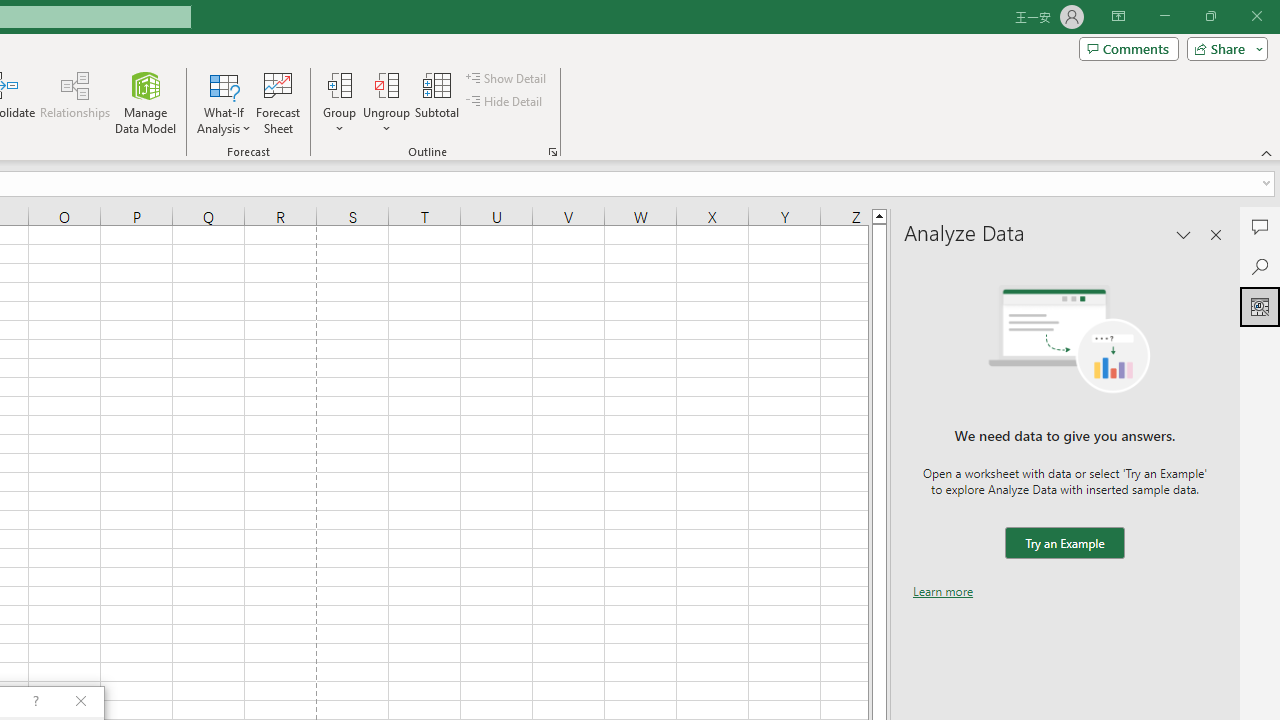  What do you see at coordinates (1259, 266) in the screenshot?
I see `'Search'` at bounding box center [1259, 266].